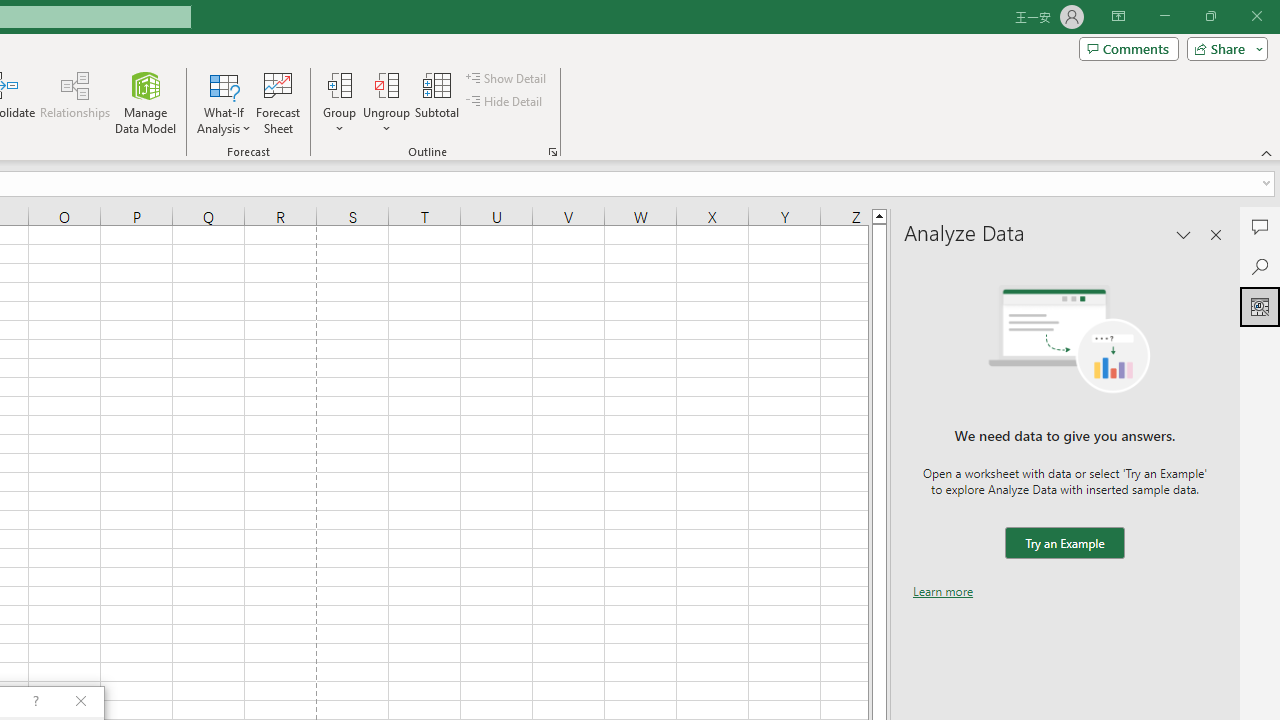  What do you see at coordinates (1259, 266) in the screenshot?
I see `'Search'` at bounding box center [1259, 266].